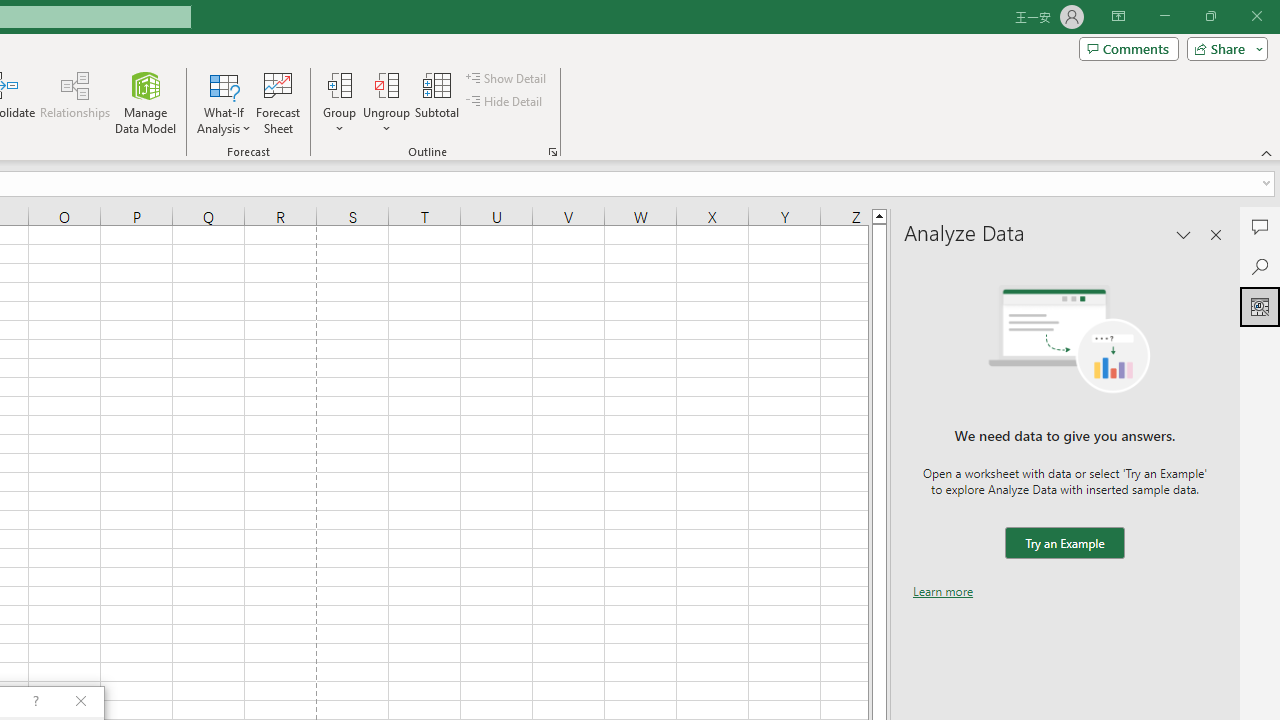  What do you see at coordinates (1259, 266) in the screenshot?
I see `'Search'` at bounding box center [1259, 266].